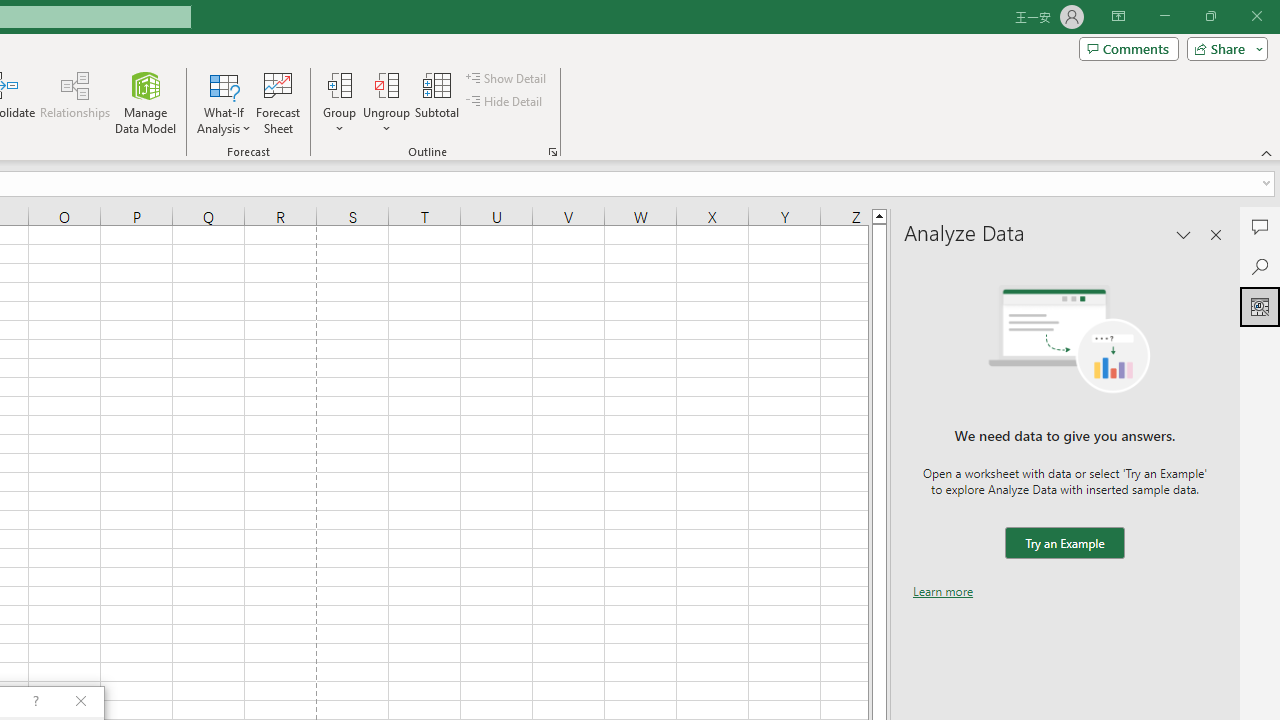  What do you see at coordinates (1259, 266) in the screenshot?
I see `'Search'` at bounding box center [1259, 266].